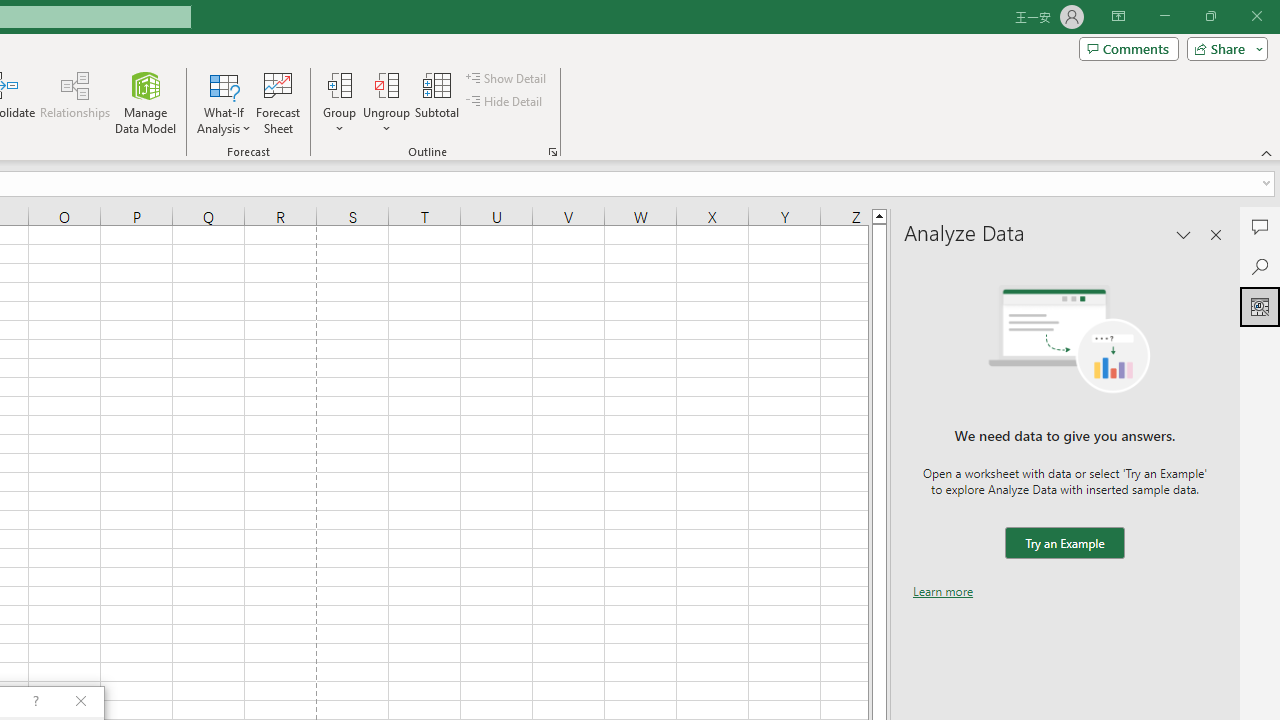  What do you see at coordinates (1259, 266) in the screenshot?
I see `'Search'` at bounding box center [1259, 266].